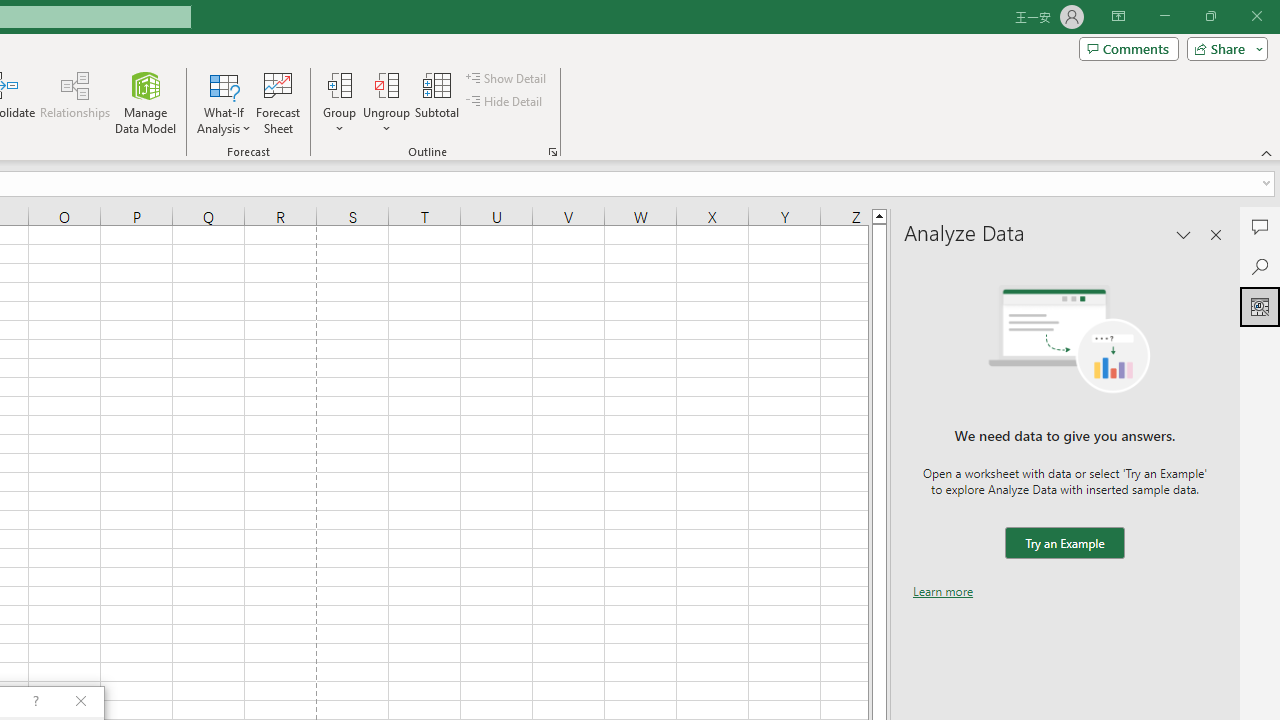  What do you see at coordinates (1259, 266) in the screenshot?
I see `'Search'` at bounding box center [1259, 266].